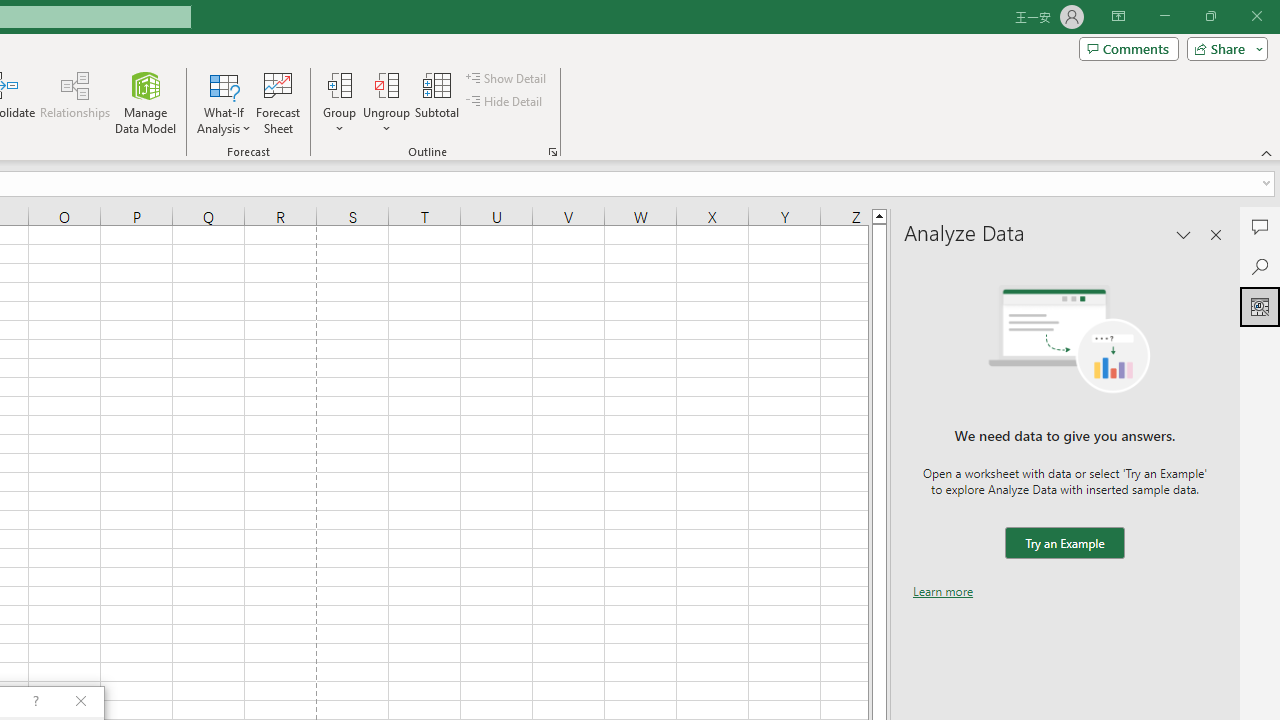  What do you see at coordinates (1259, 266) in the screenshot?
I see `'Search'` at bounding box center [1259, 266].